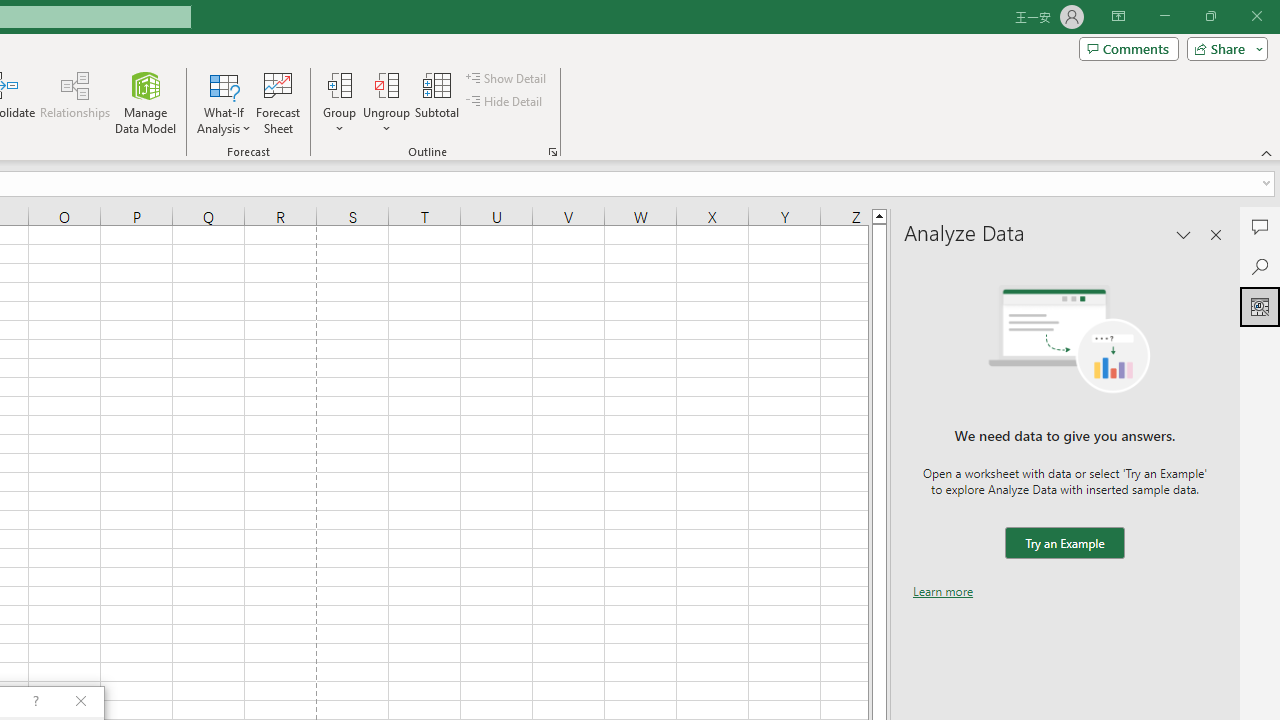  What do you see at coordinates (1259, 266) in the screenshot?
I see `'Search'` at bounding box center [1259, 266].